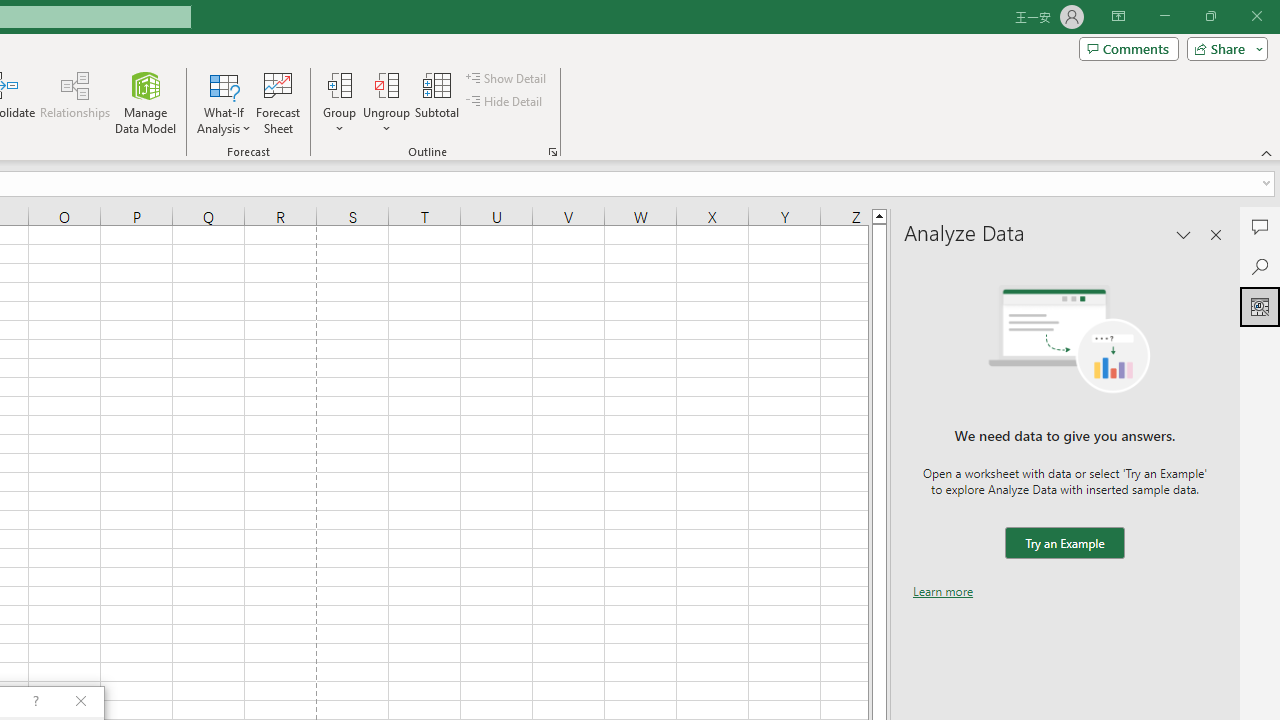  What do you see at coordinates (1259, 266) in the screenshot?
I see `'Search'` at bounding box center [1259, 266].